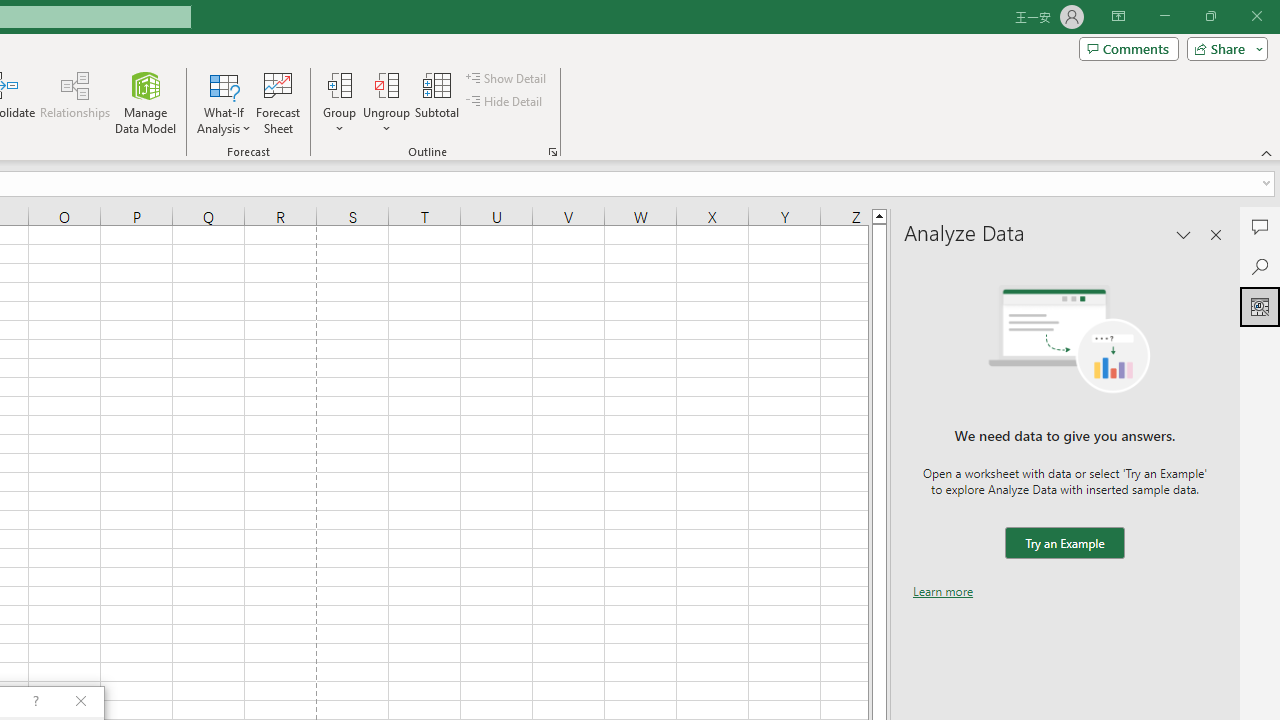  What do you see at coordinates (1259, 266) in the screenshot?
I see `'Search'` at bounding box center [1259, 266].